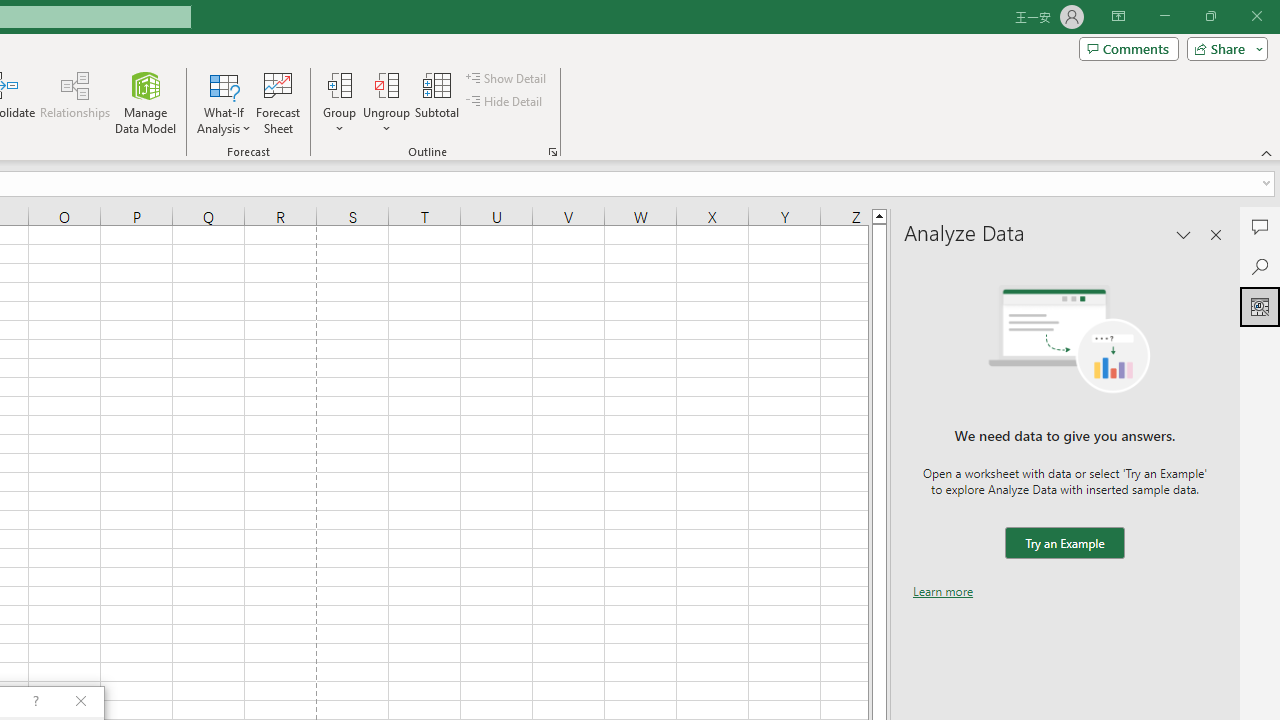  What do you see at coordinates (1259, 266) in the screenshot?
I see `'Search'` at bounding box center [1259, 266].